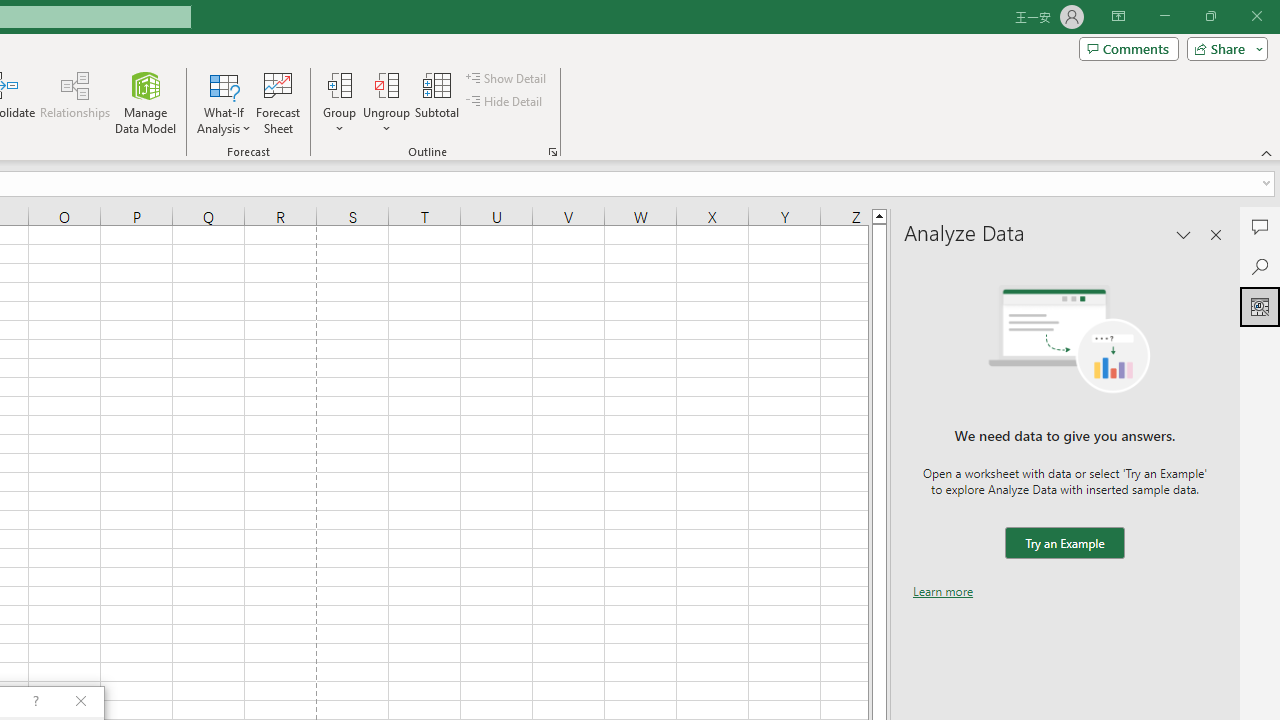  What do you see at coordinates (1259, 266) in the screenshot?
I see `'Search'` at bounding box center [1259, 266].